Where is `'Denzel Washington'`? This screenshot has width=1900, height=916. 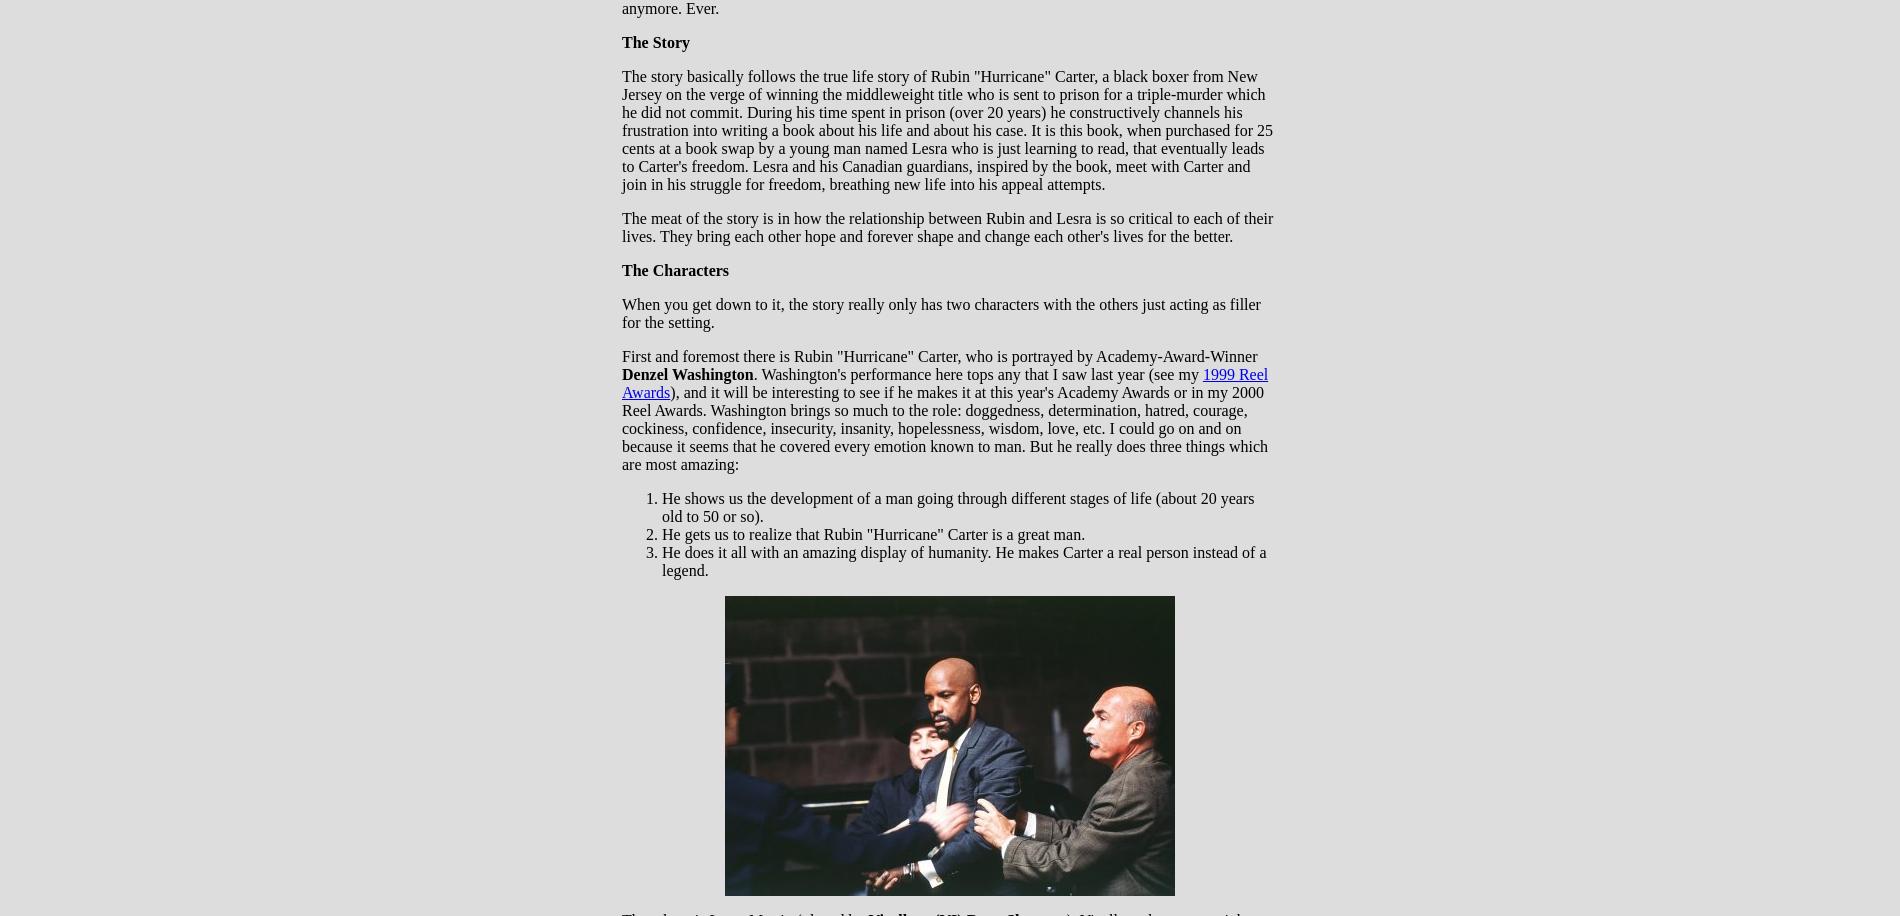
'Denzel Washington' is located at coordinates (687, 374).